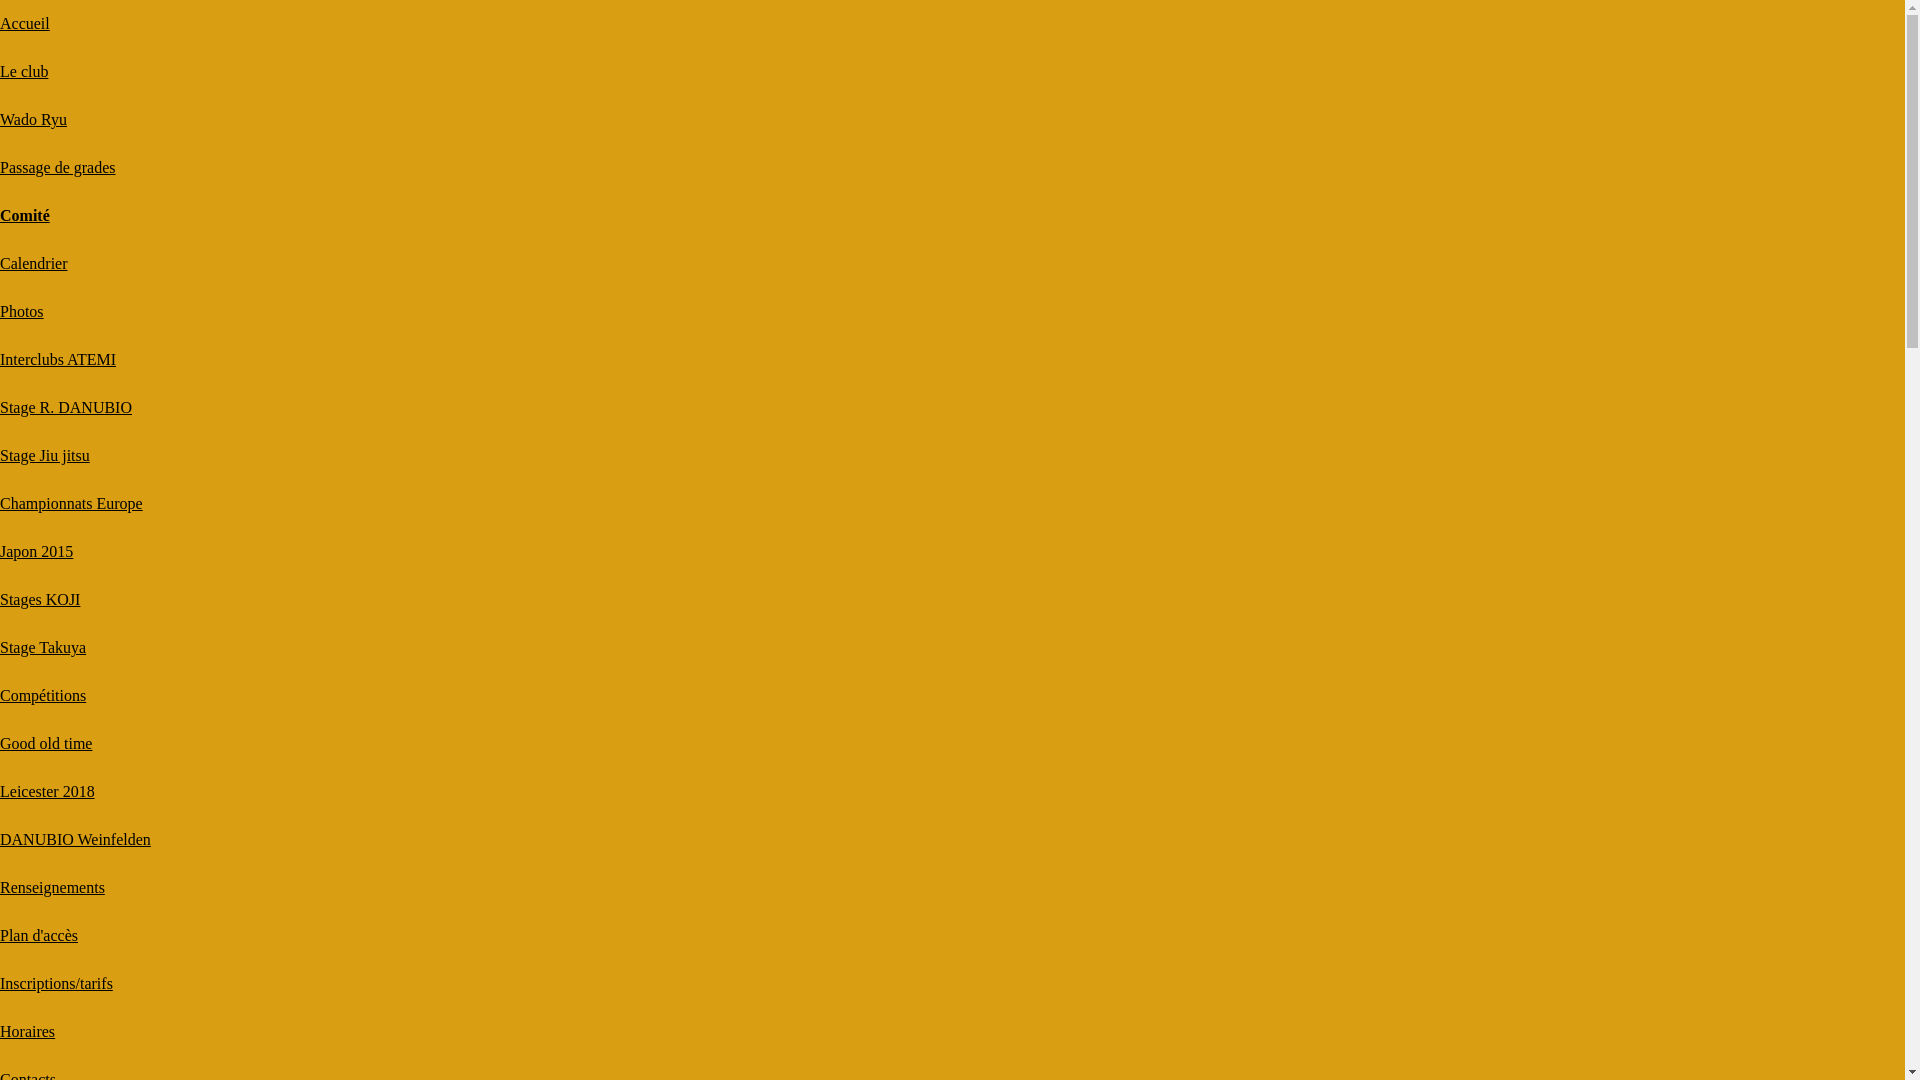  What do you see at coordinates (0, 551) in the screenshot?
I see `'Japon 2015'` at bounding box center [0, 551].